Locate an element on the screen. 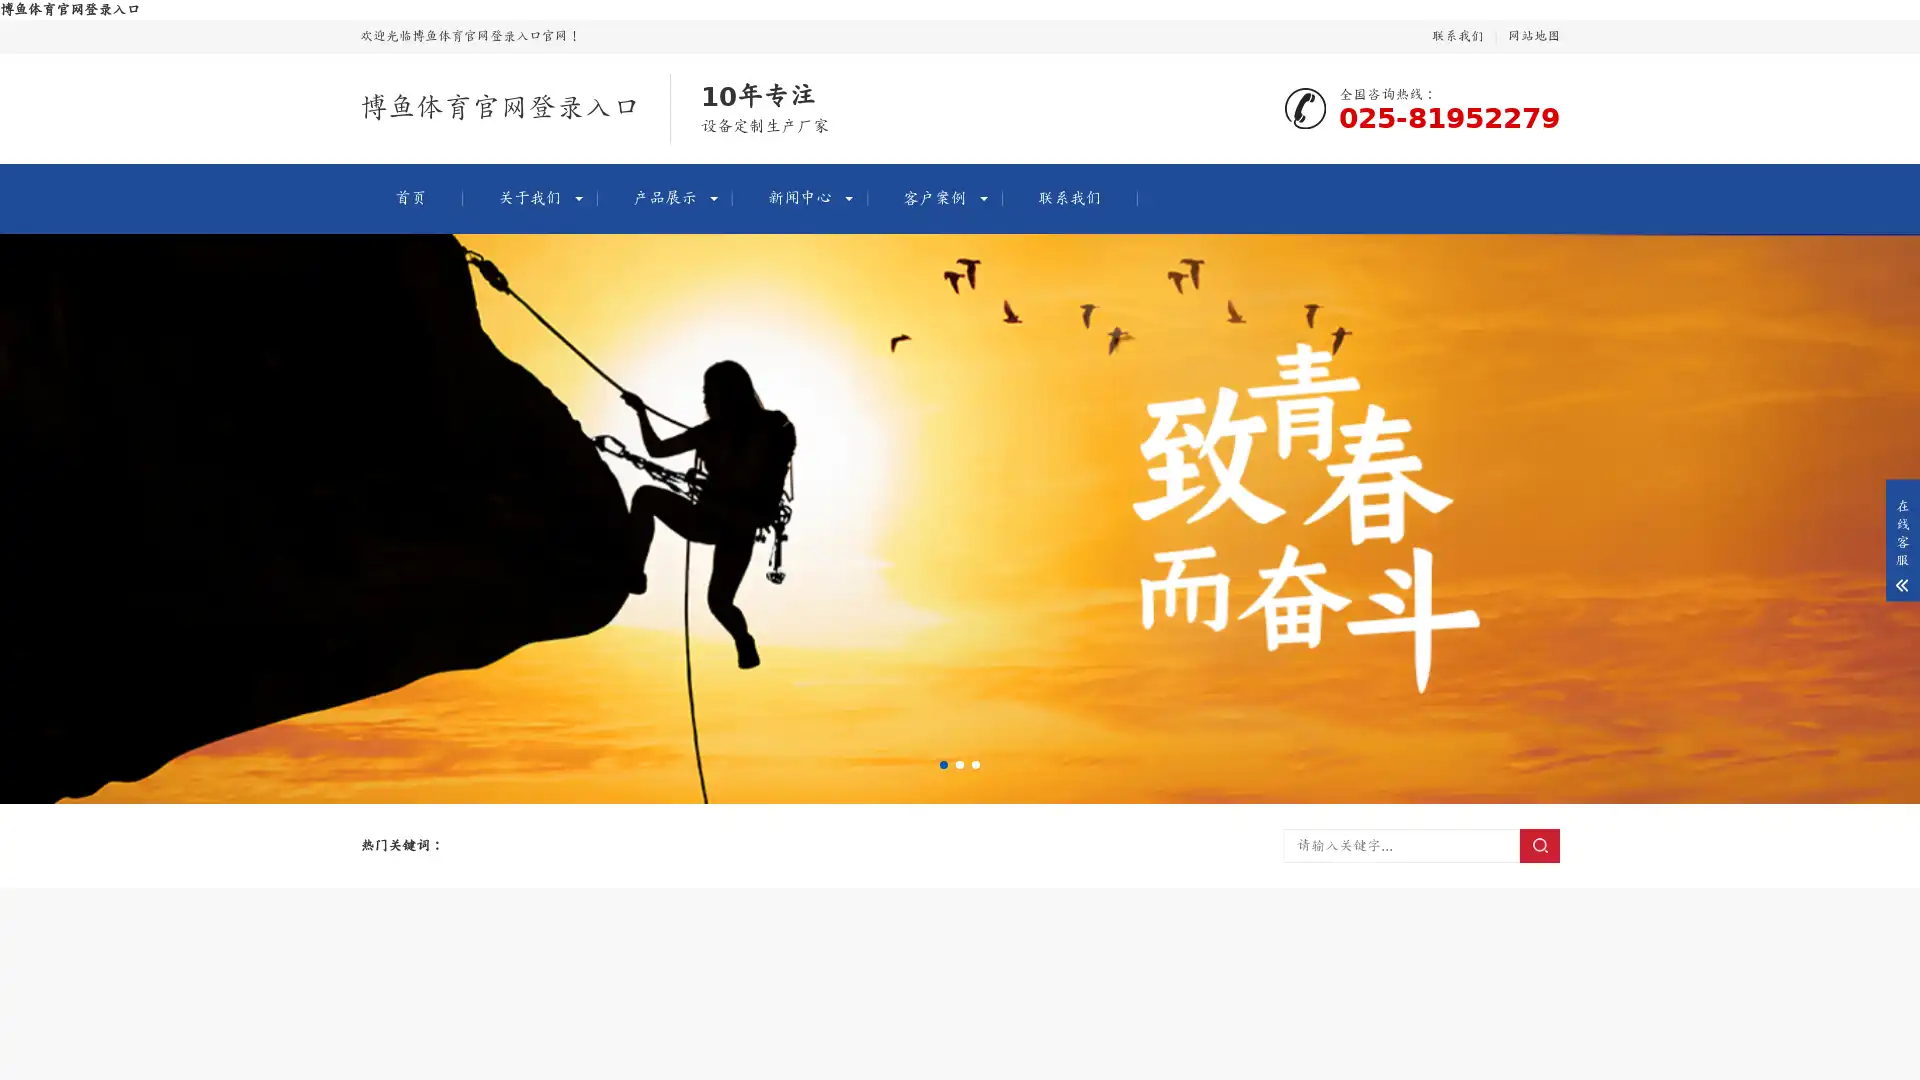 The image size is (1920, 1080). Go to slide 2 is located at coordinates (960, 764).